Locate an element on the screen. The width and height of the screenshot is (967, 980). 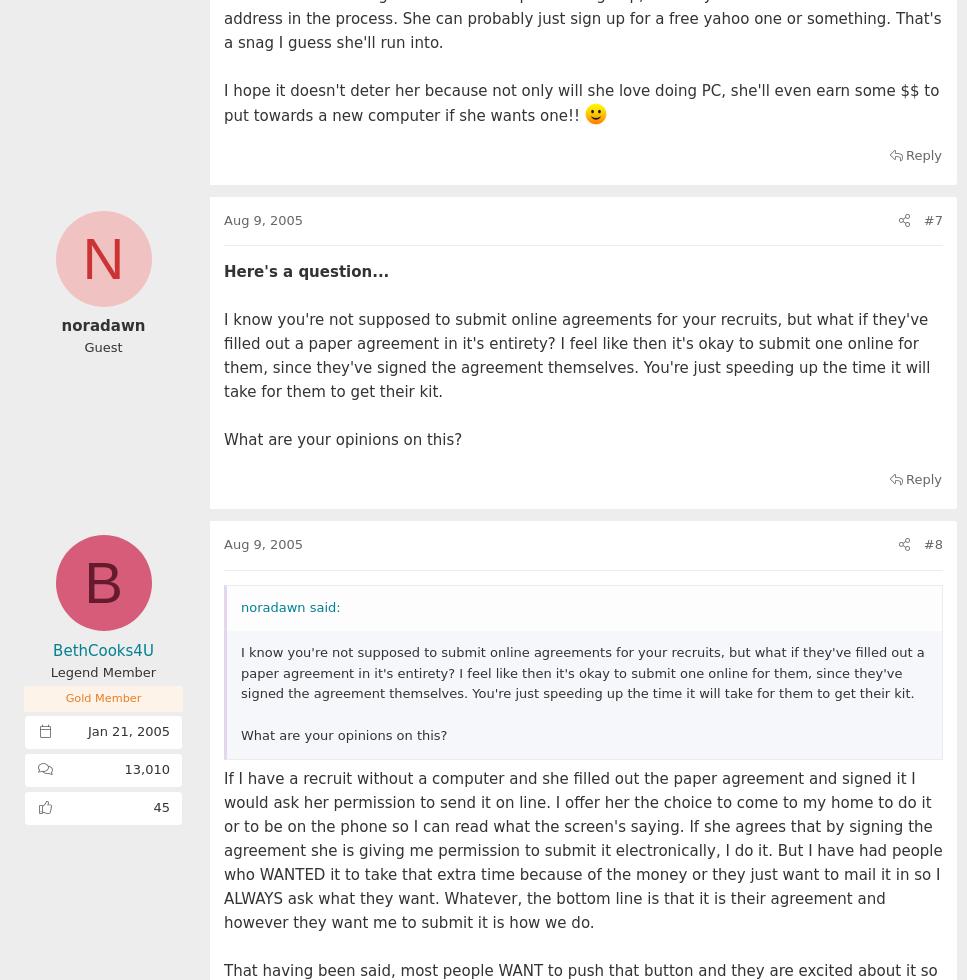
'If I have a recruit without a computer and she filled out the paper agreement and signed it I would ask her permission to send it on line. I offer her the choice to come to my home to do it or to be on the phone so I can read what the screen's saying. If she agrees that by signing the agreement she is giving me permission to submit it electronically, I do it. But I have had people who WANTED it to take that extra time because of the money or they just want to mail it in so I ALWAYS ask what they want. Whatever, the bottom line is that it is their agreement and however they want me to submit it is how we do.' is located at coordinates (582, 851).